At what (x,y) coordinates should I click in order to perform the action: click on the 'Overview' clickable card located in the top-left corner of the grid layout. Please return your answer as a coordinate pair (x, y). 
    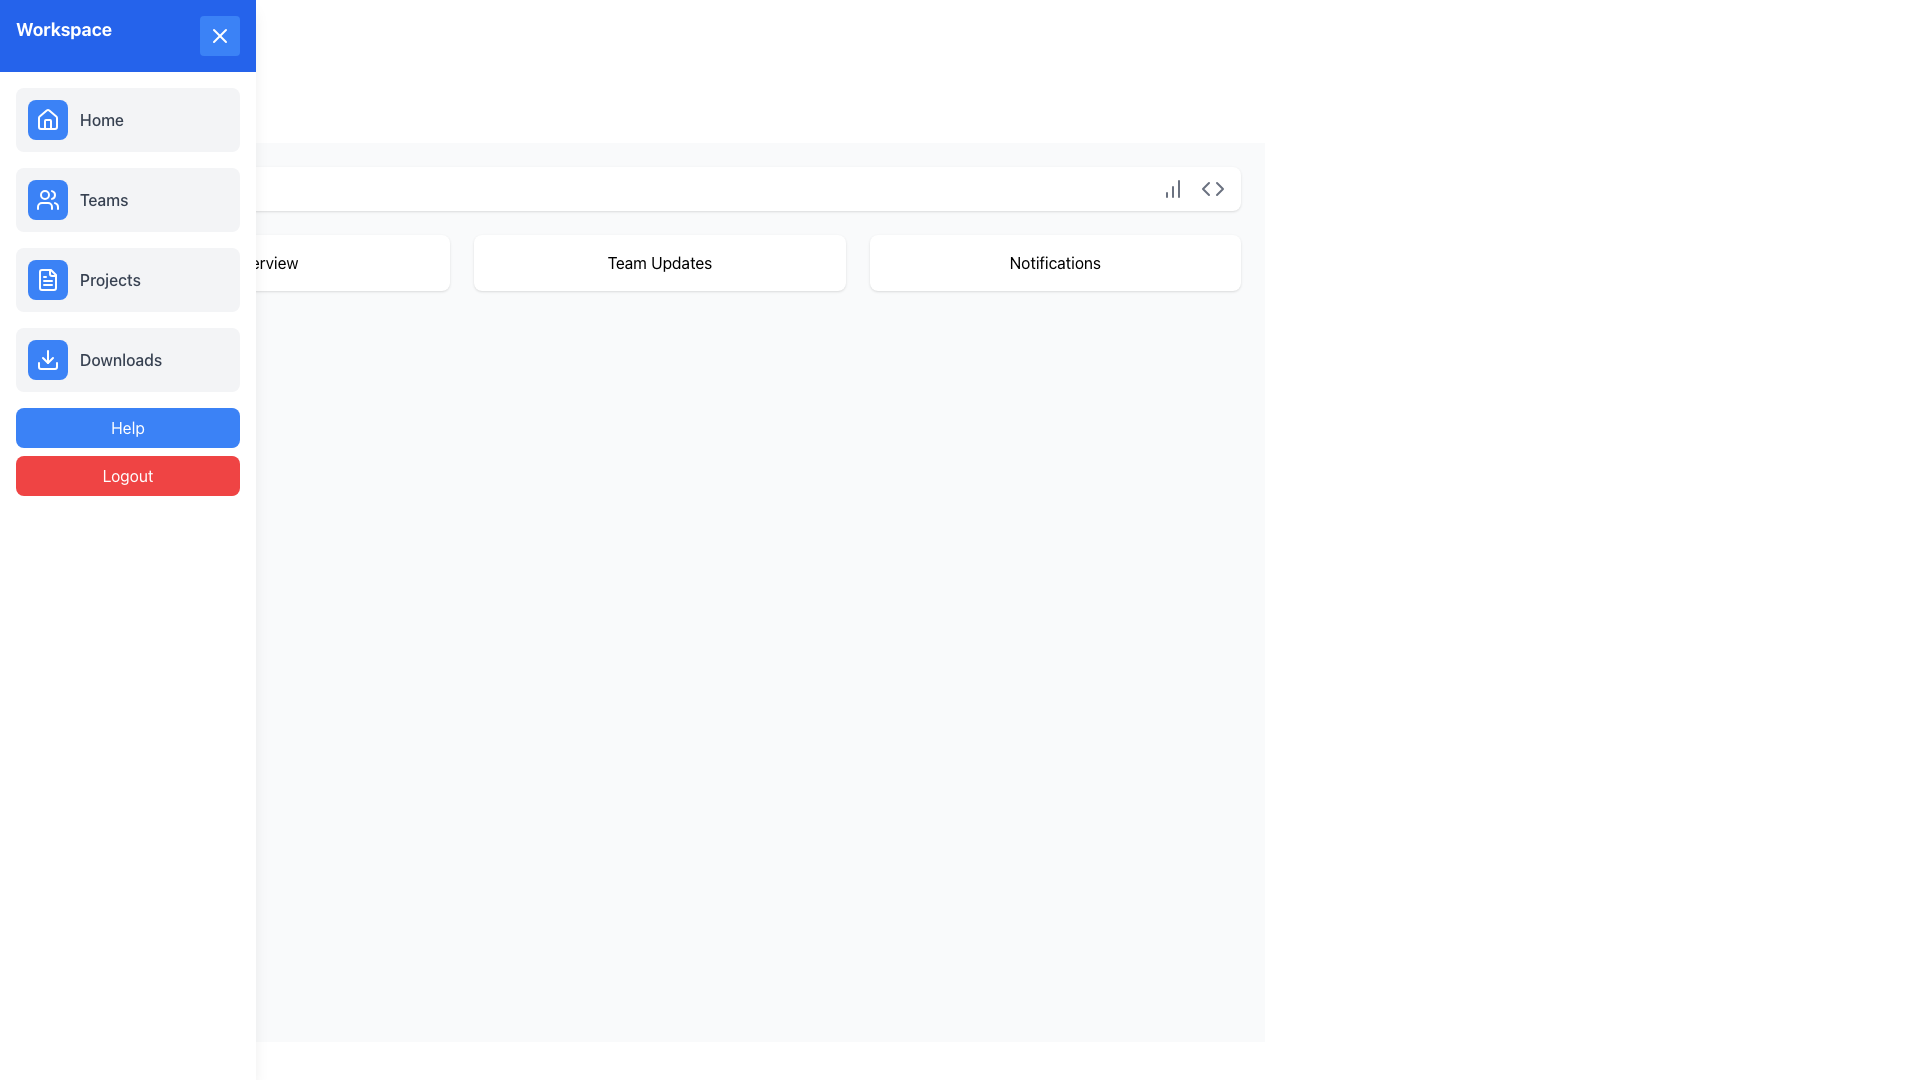
    Looking at the image, I should click on (263, 261).